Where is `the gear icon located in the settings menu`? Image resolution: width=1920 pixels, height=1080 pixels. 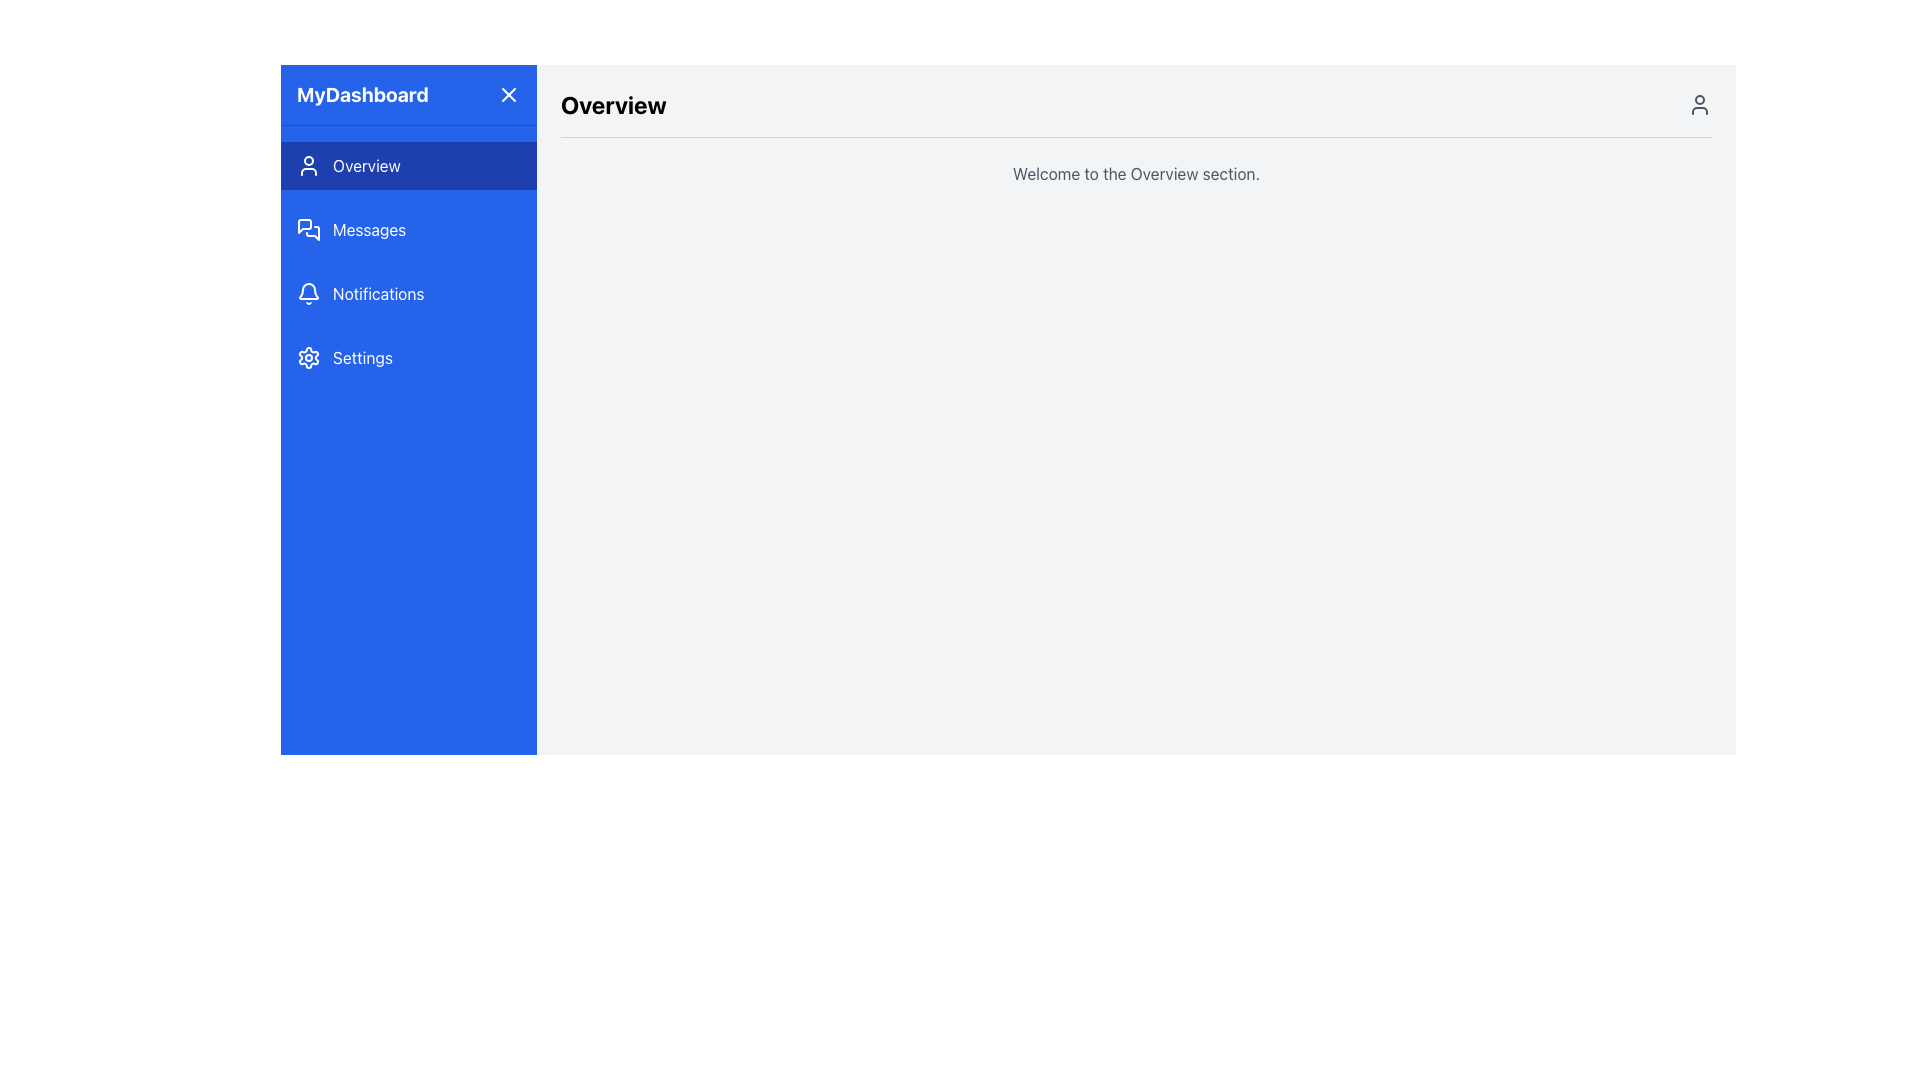
the gear icon located in the settings menu is located at coordinates (307, 357).